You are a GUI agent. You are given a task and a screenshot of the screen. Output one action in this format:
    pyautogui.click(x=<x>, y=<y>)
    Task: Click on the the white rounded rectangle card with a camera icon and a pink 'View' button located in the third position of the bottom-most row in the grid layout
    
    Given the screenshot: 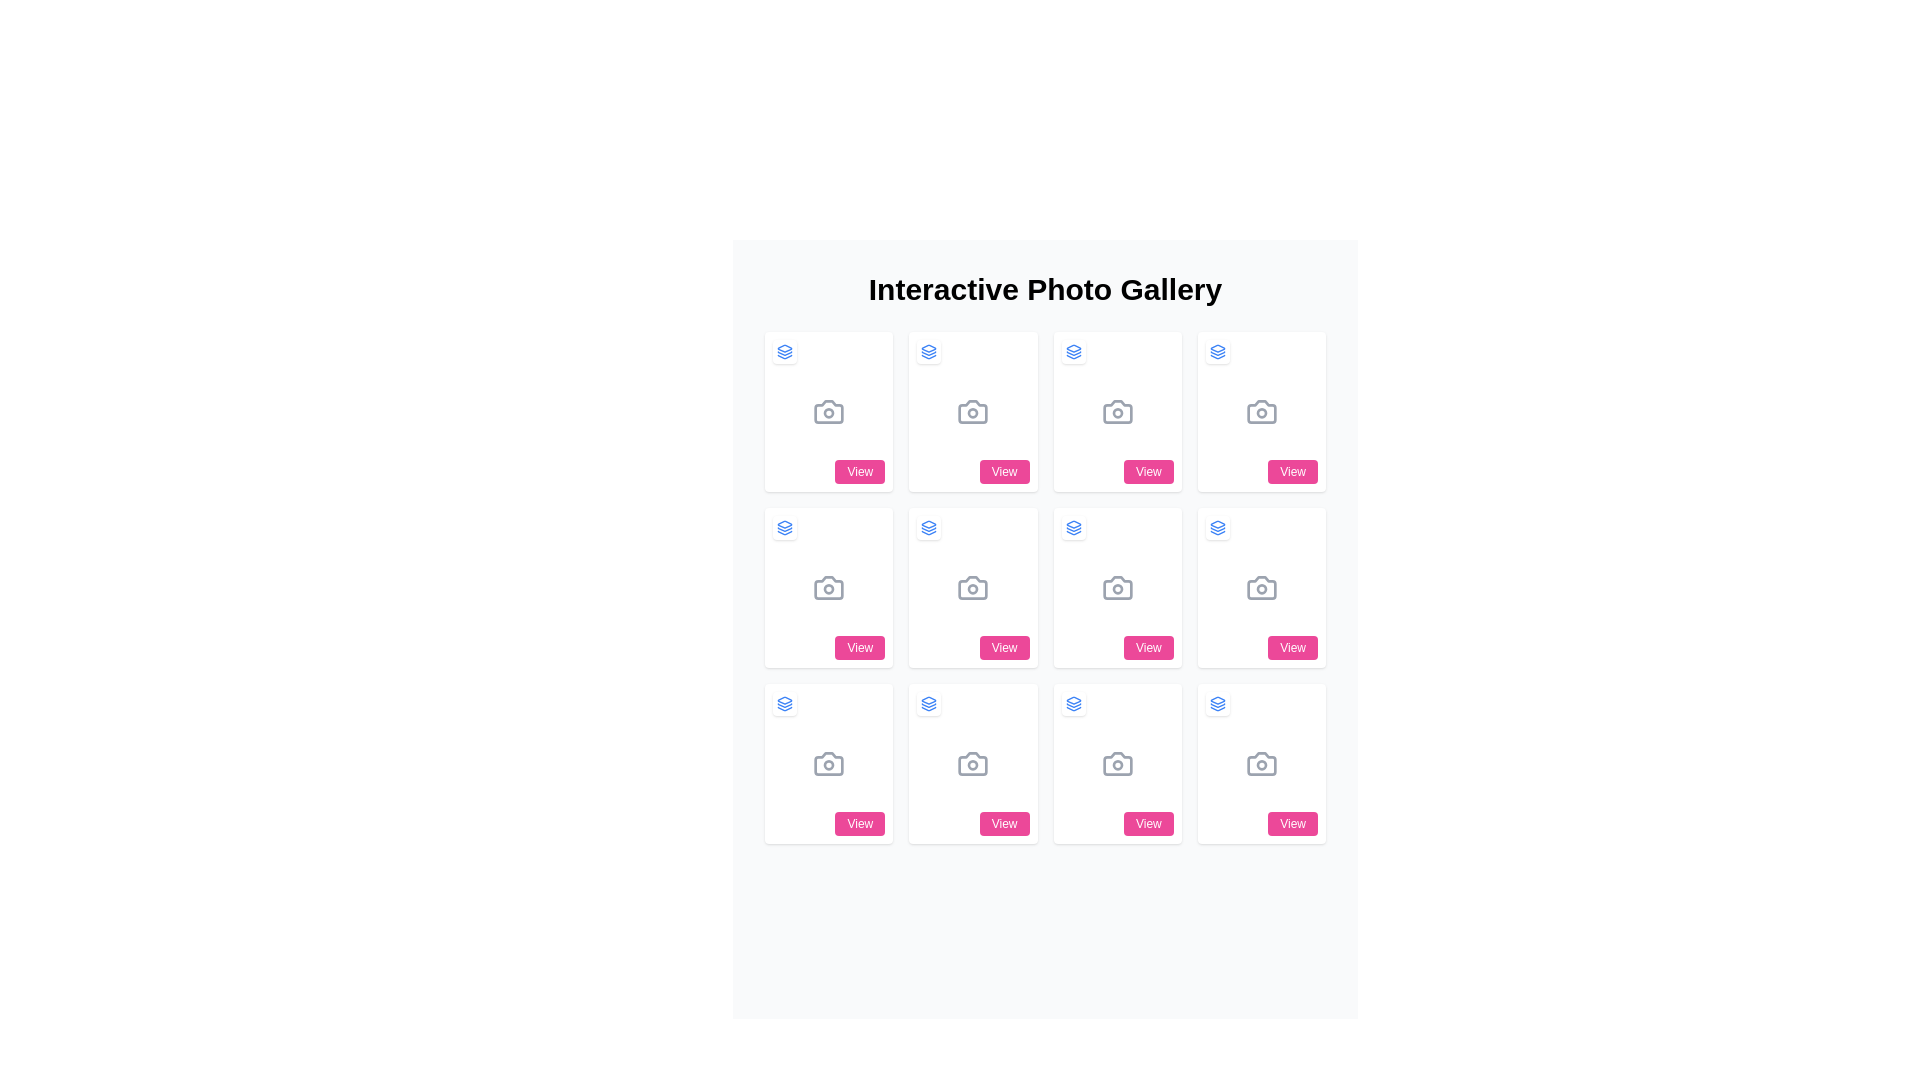 What is the action you would take?
    pyautogui.click(x=973, y=763)
    